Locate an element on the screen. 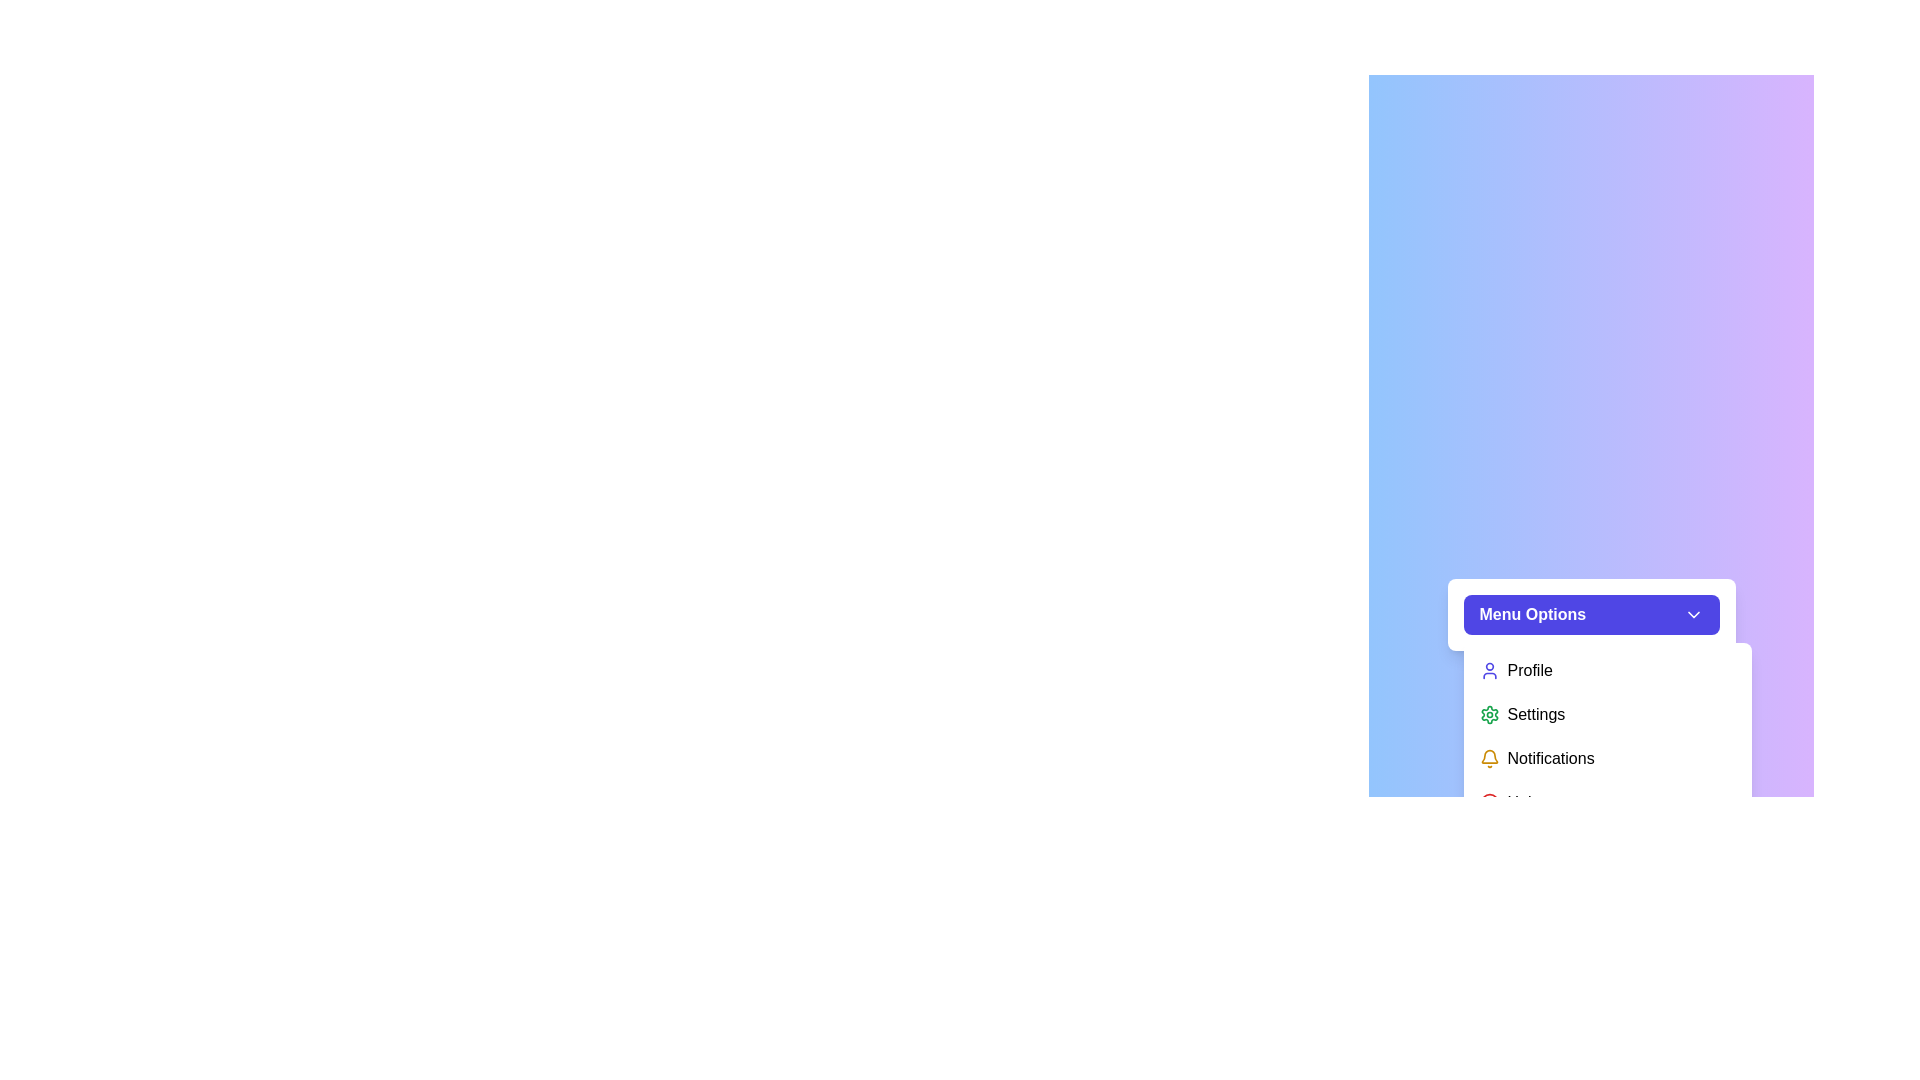 The image size is (1920, 1080). the green cogwheel settings icon positioned to the left of the 'Settings' text label in the dropdown menu is located at coordinates (1489, 713).